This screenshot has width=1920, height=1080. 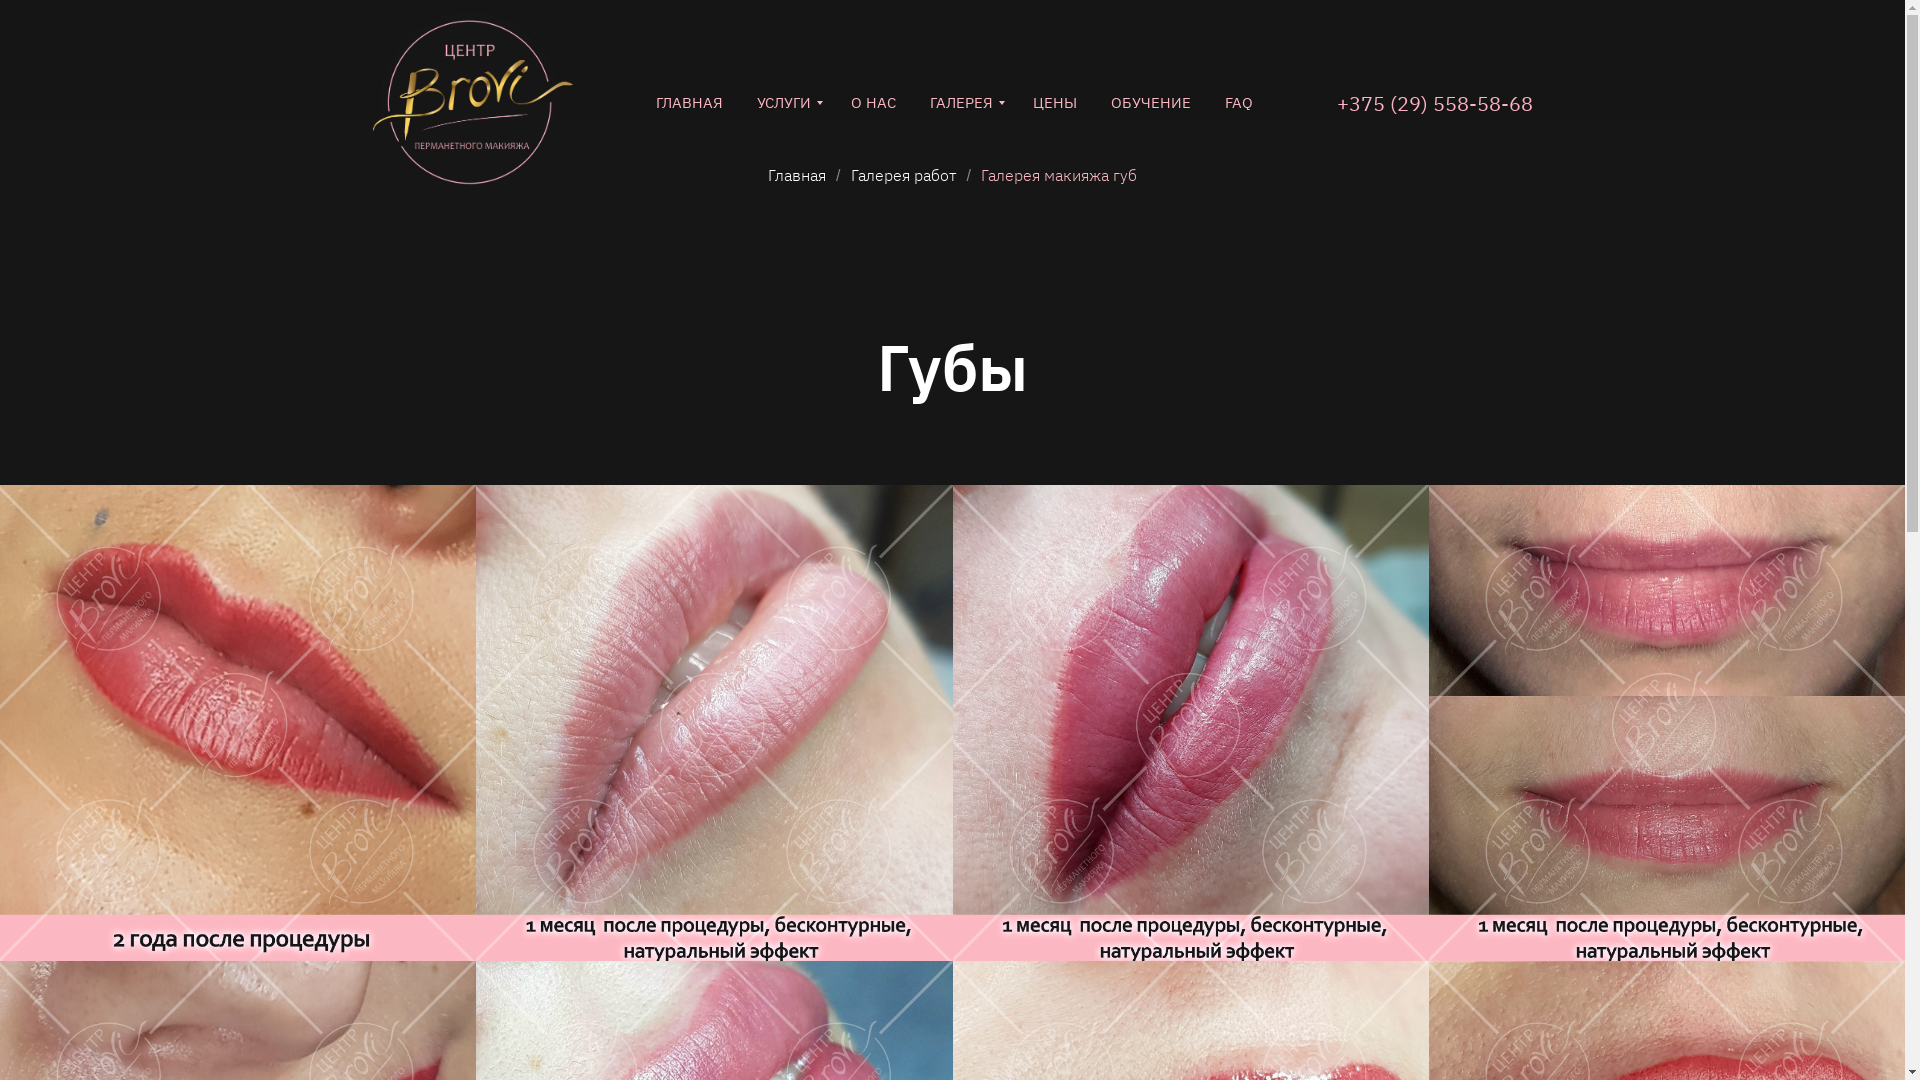 What do you see at coordinates (1237, 102) in the screenshot?
I see `'FAQ'` at bounding box center [1237, 102].